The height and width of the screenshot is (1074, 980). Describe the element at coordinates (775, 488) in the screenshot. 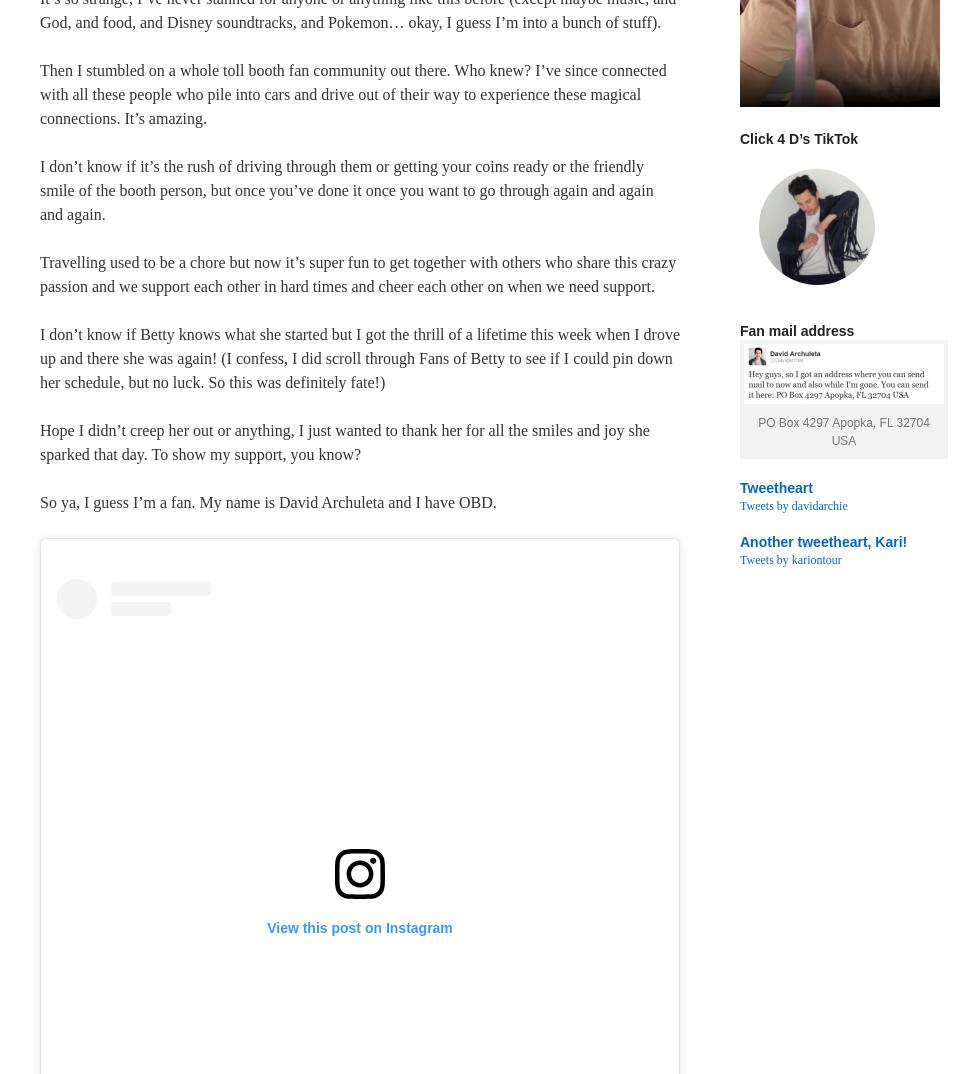

I see `'Tweetheart'` at that location.